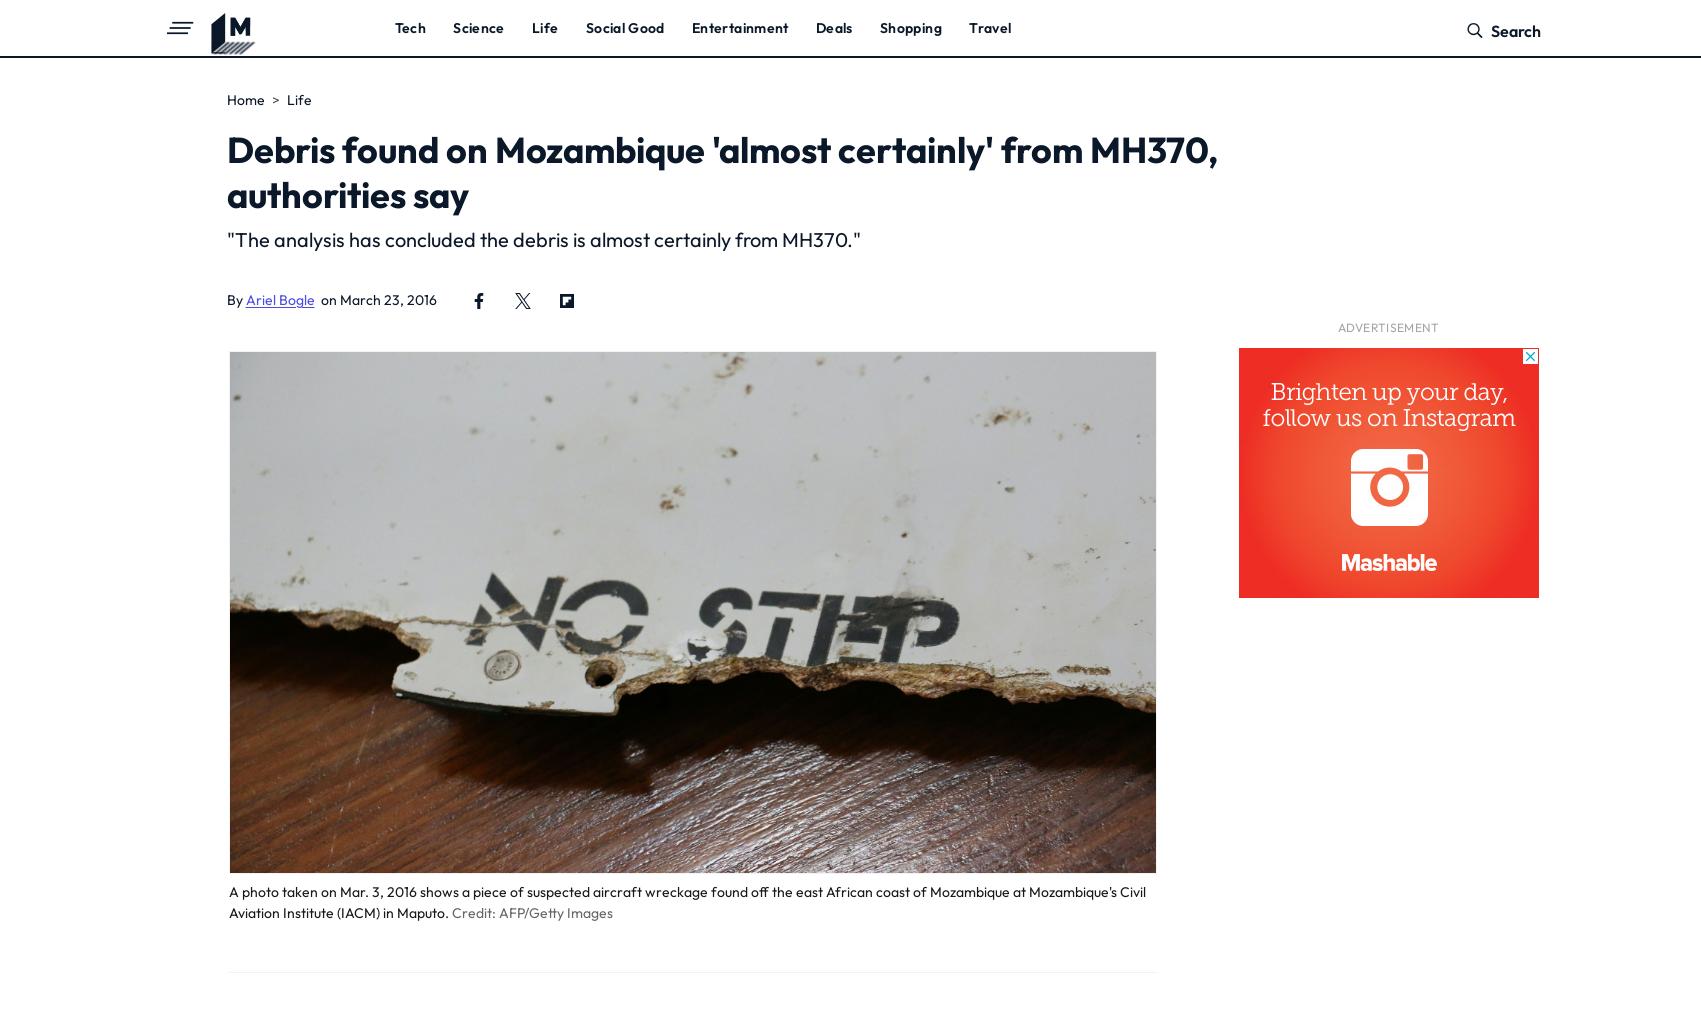 This screenshot has height=1010, width=1701. Describe the element at coordinates (909, 26) in the screenshot. I see `'Shopping'` at that location.